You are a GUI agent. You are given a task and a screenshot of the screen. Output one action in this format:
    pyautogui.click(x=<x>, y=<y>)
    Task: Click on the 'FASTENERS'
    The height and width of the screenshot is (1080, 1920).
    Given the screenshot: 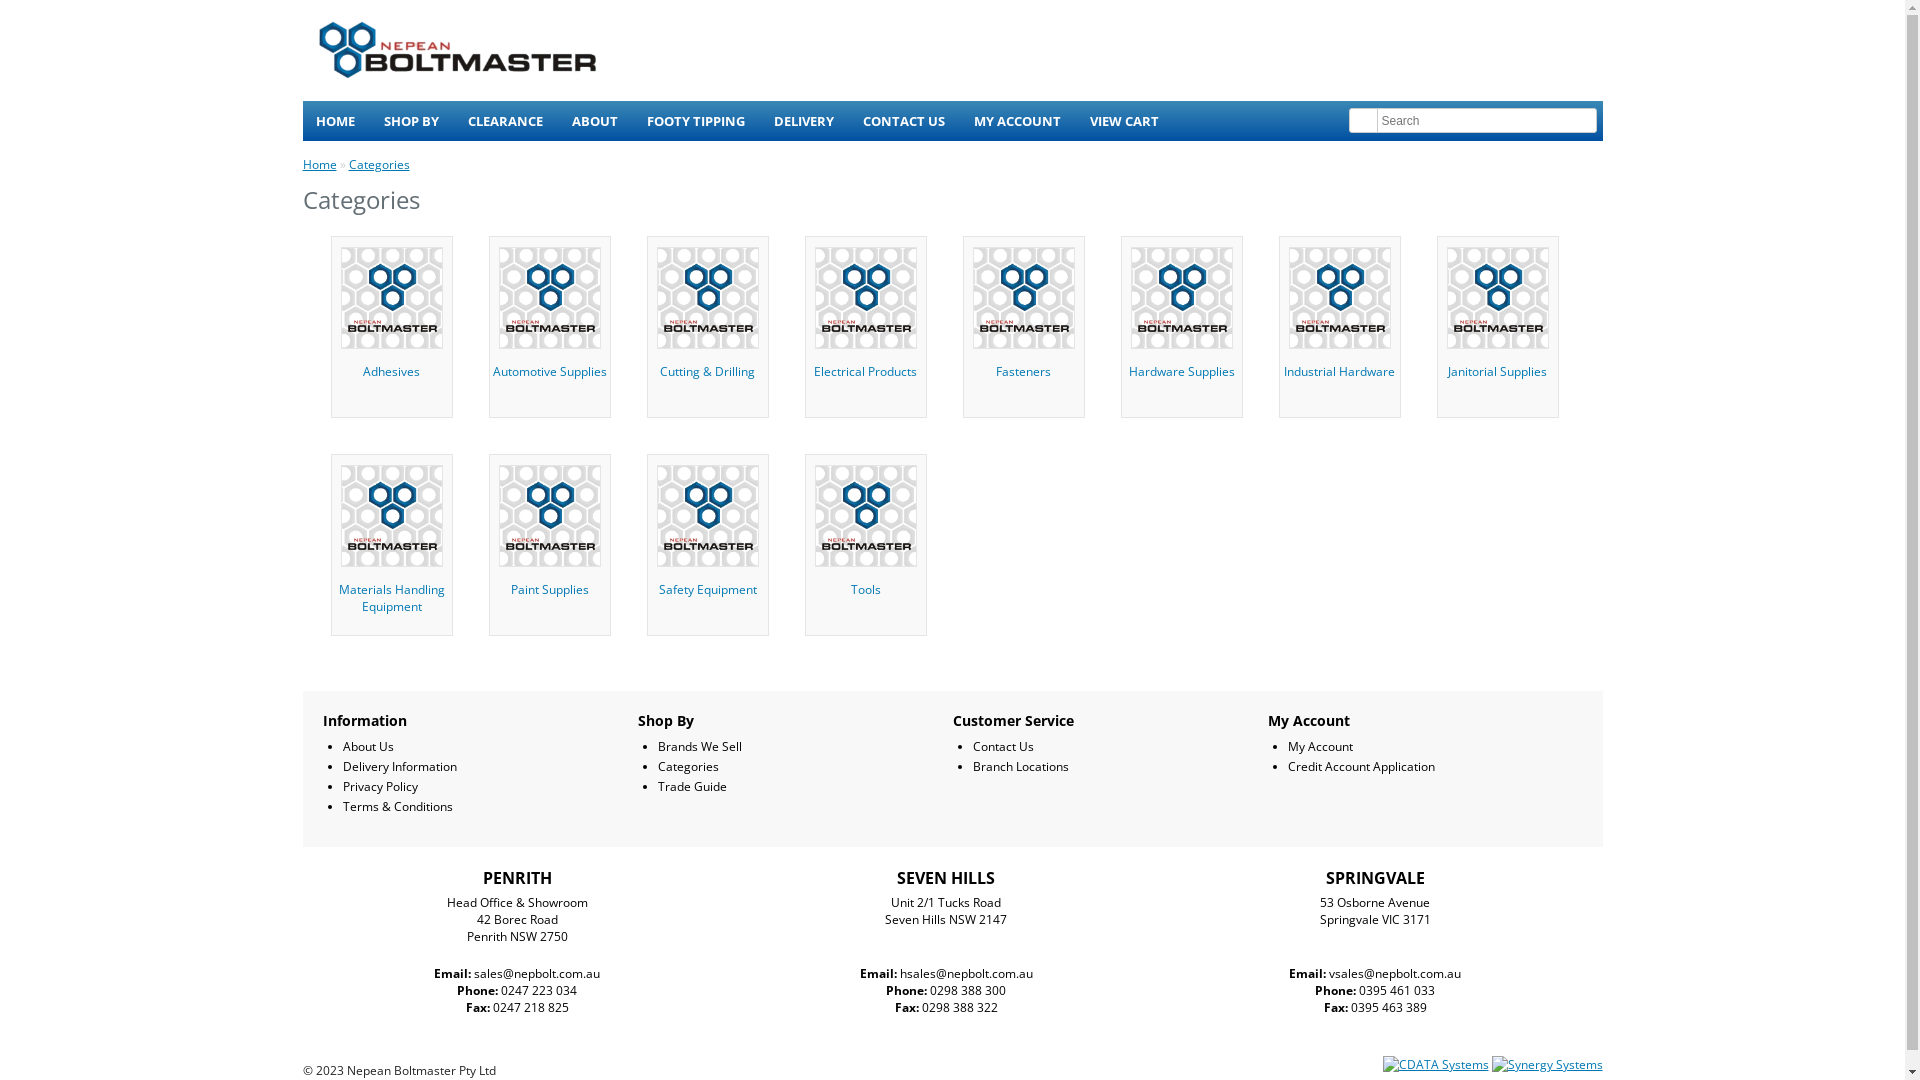 What is the action you would take?
    pyautogui.click(x=1022, y=297)
    